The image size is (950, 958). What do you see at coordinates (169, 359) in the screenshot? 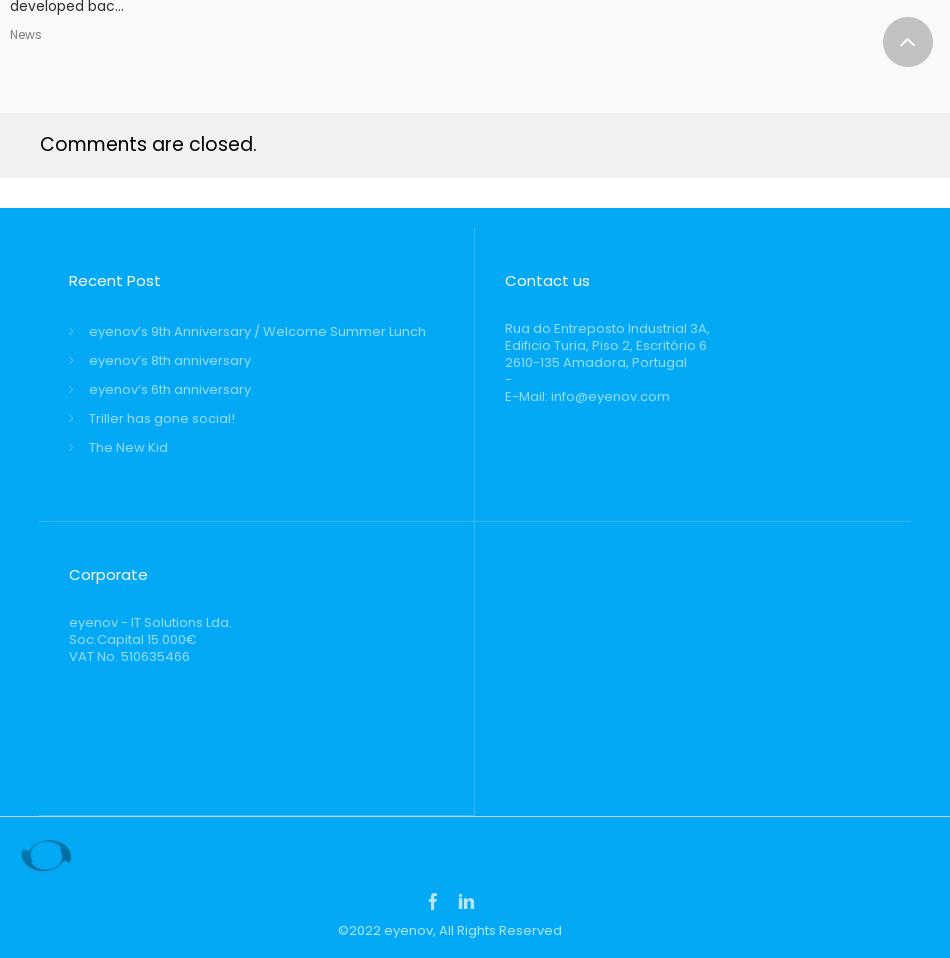
I see `'eyenov’s 8th anniversary'` at bounding box center [169, 359].